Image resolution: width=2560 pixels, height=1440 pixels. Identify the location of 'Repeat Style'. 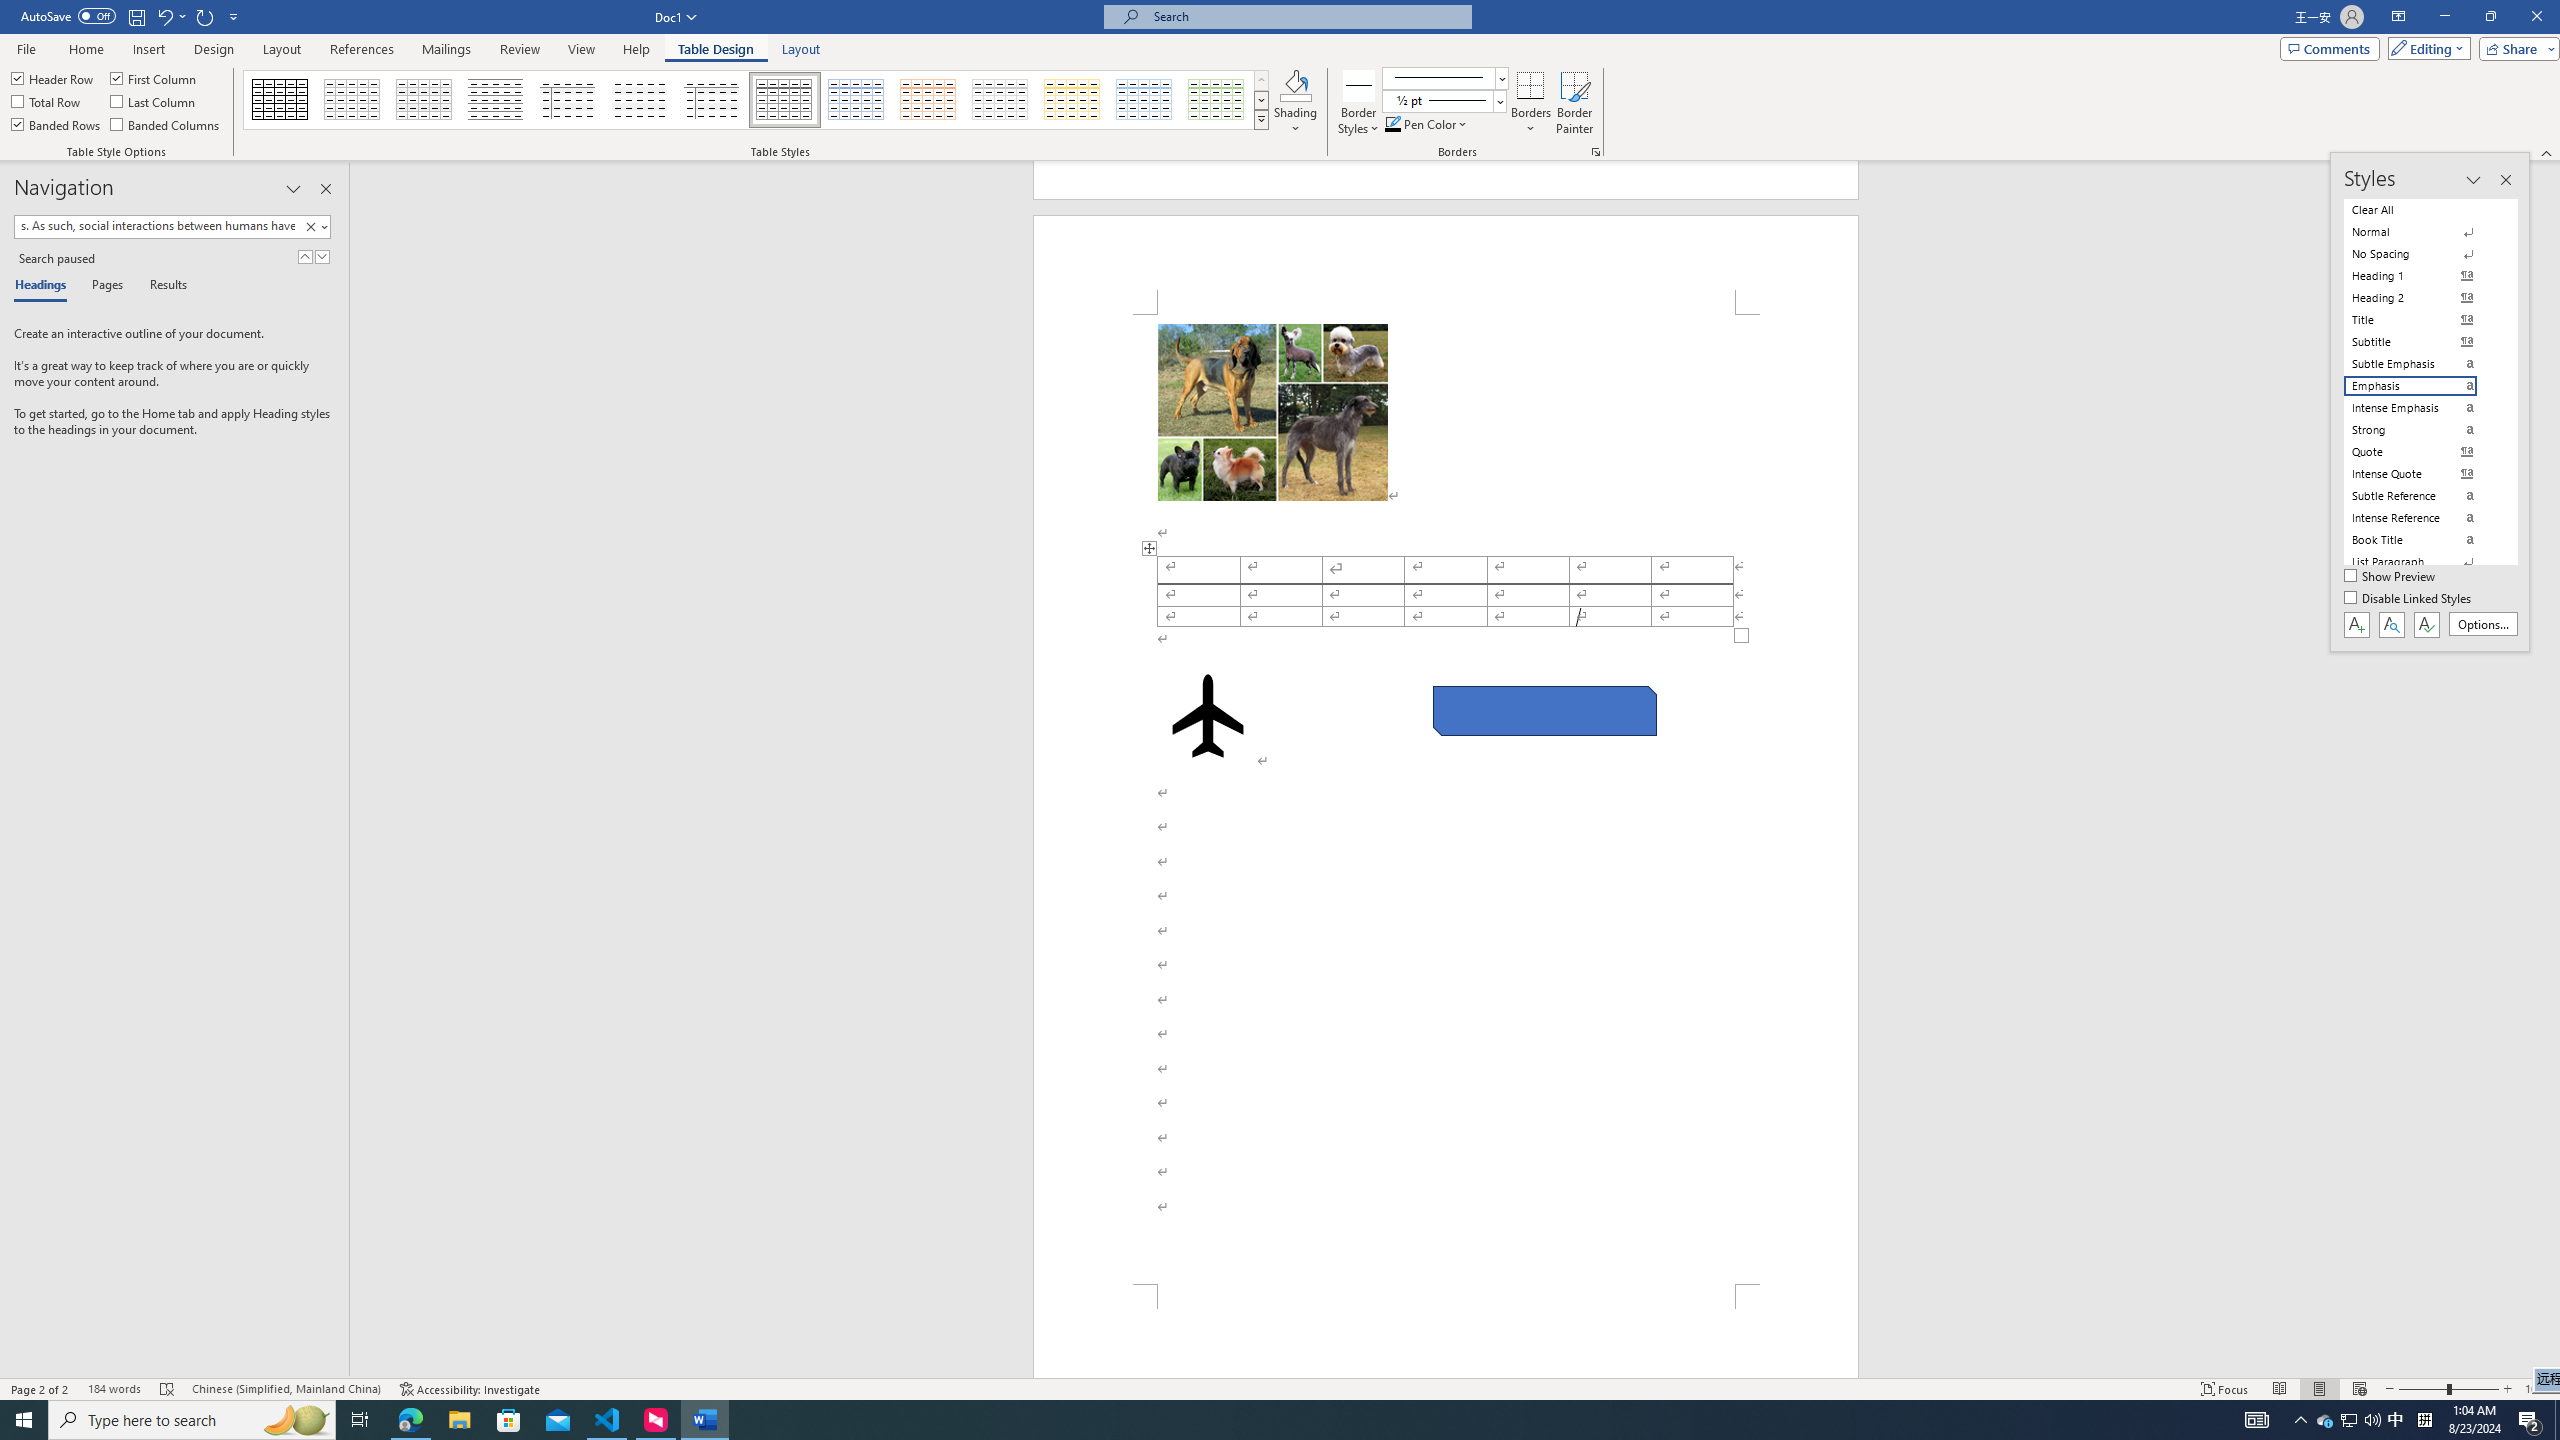
(205, 15).